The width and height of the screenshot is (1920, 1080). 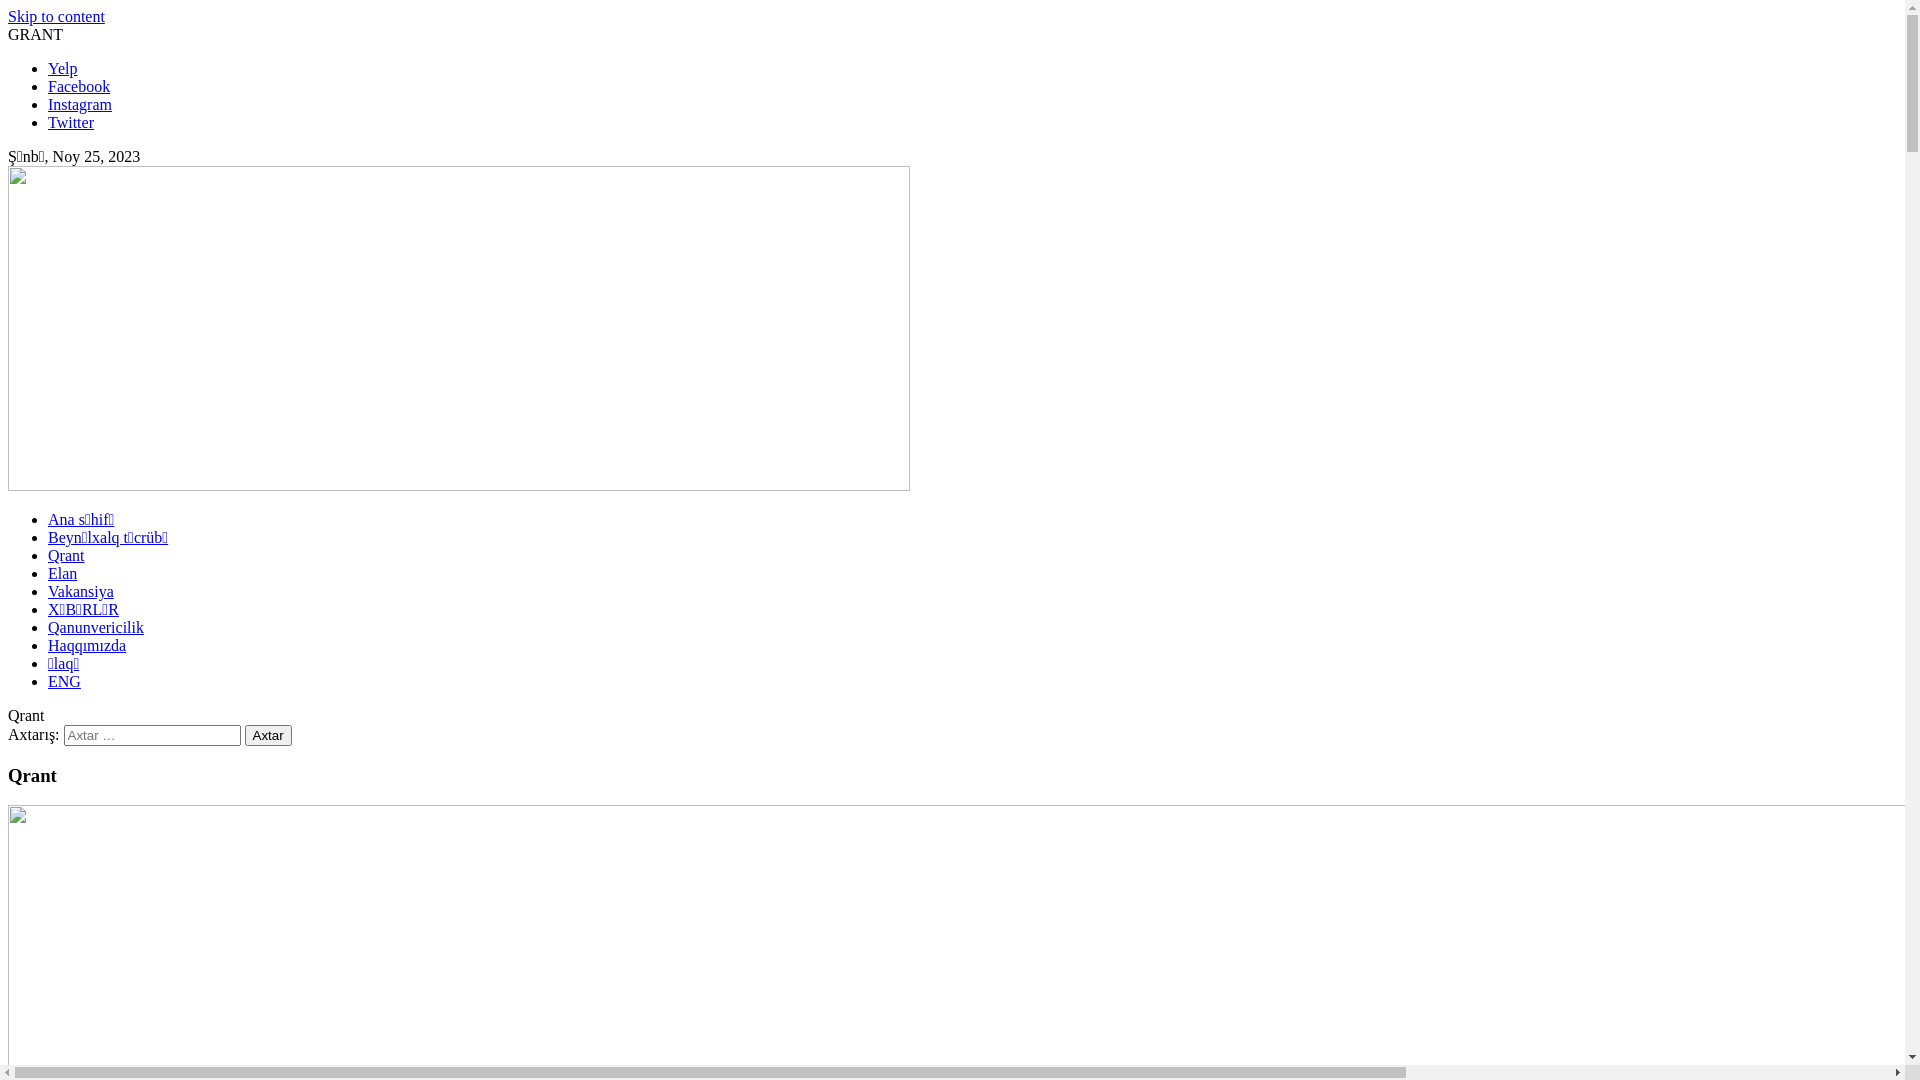 I want to click on 'Skip to content', so click(x=56, y=16).